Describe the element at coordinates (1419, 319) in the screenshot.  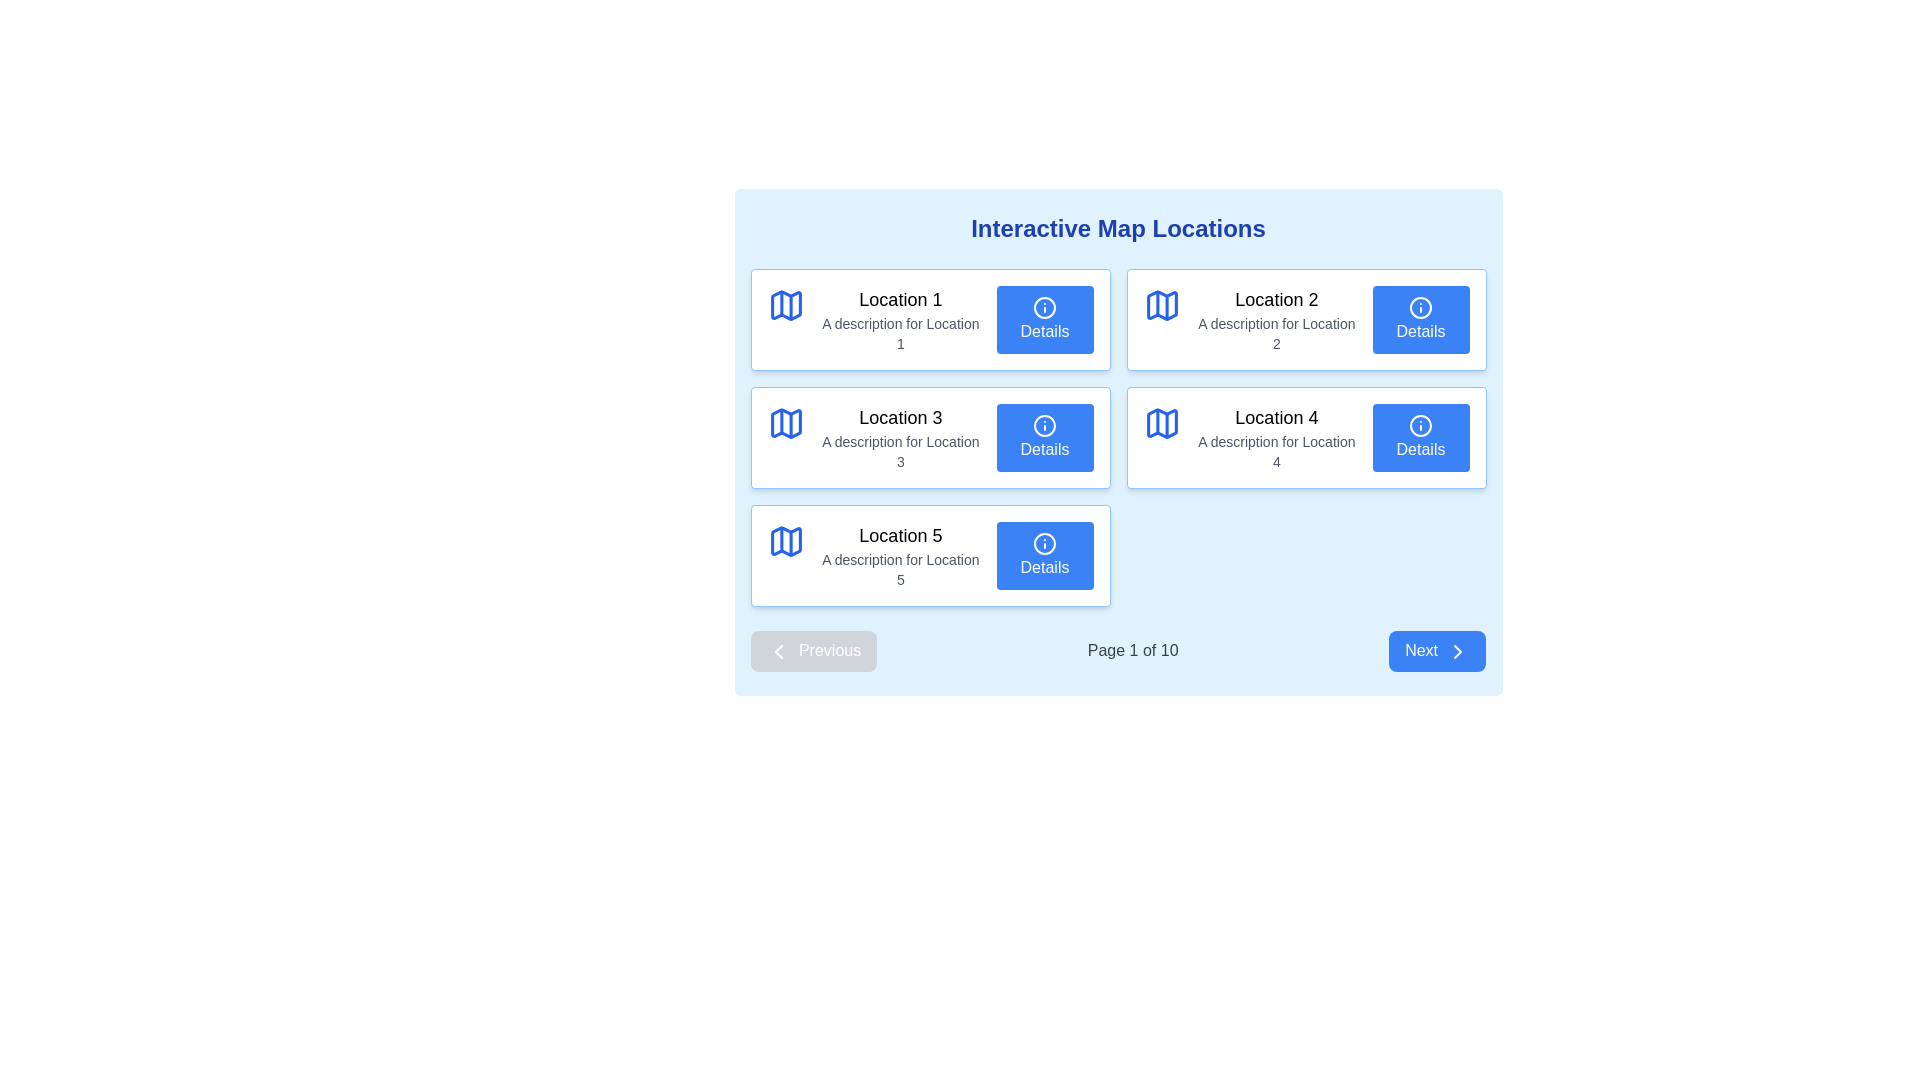
I see `the rectangular button labeled 'Details' with a blue background and white text` at that location.